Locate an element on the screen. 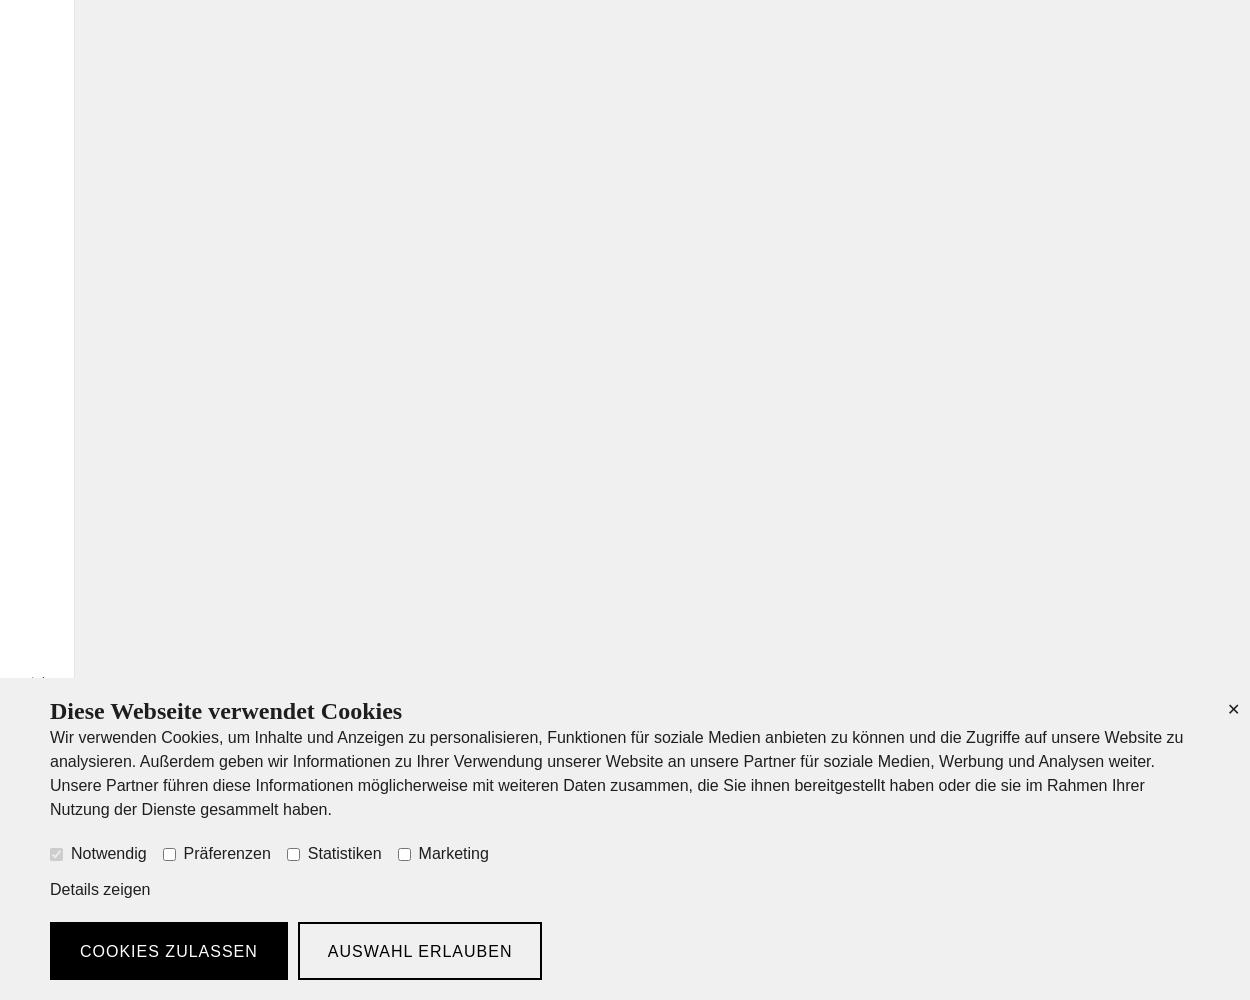  'Präferenzen' is located at coordinates (183, 852).